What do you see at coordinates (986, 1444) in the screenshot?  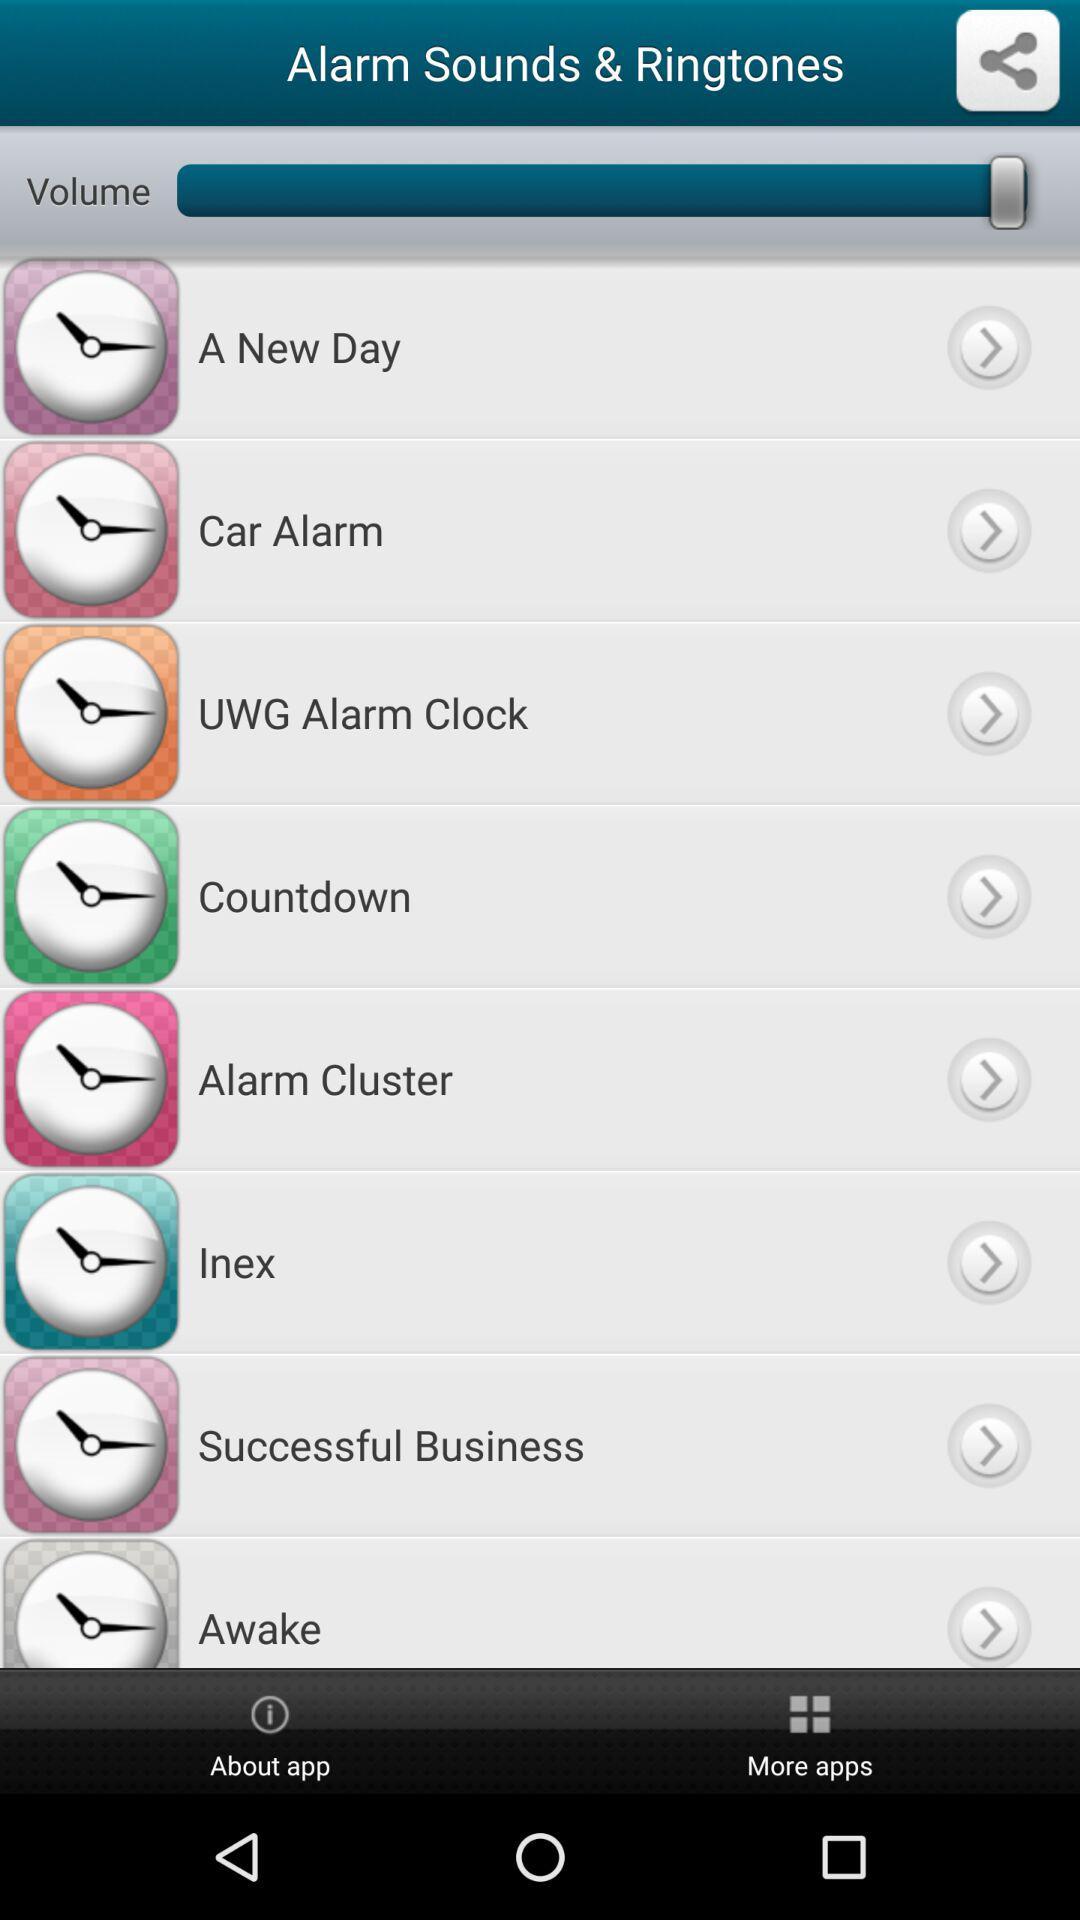 I see `arrow button right to successful business text` at bounding box center [986, 1444].